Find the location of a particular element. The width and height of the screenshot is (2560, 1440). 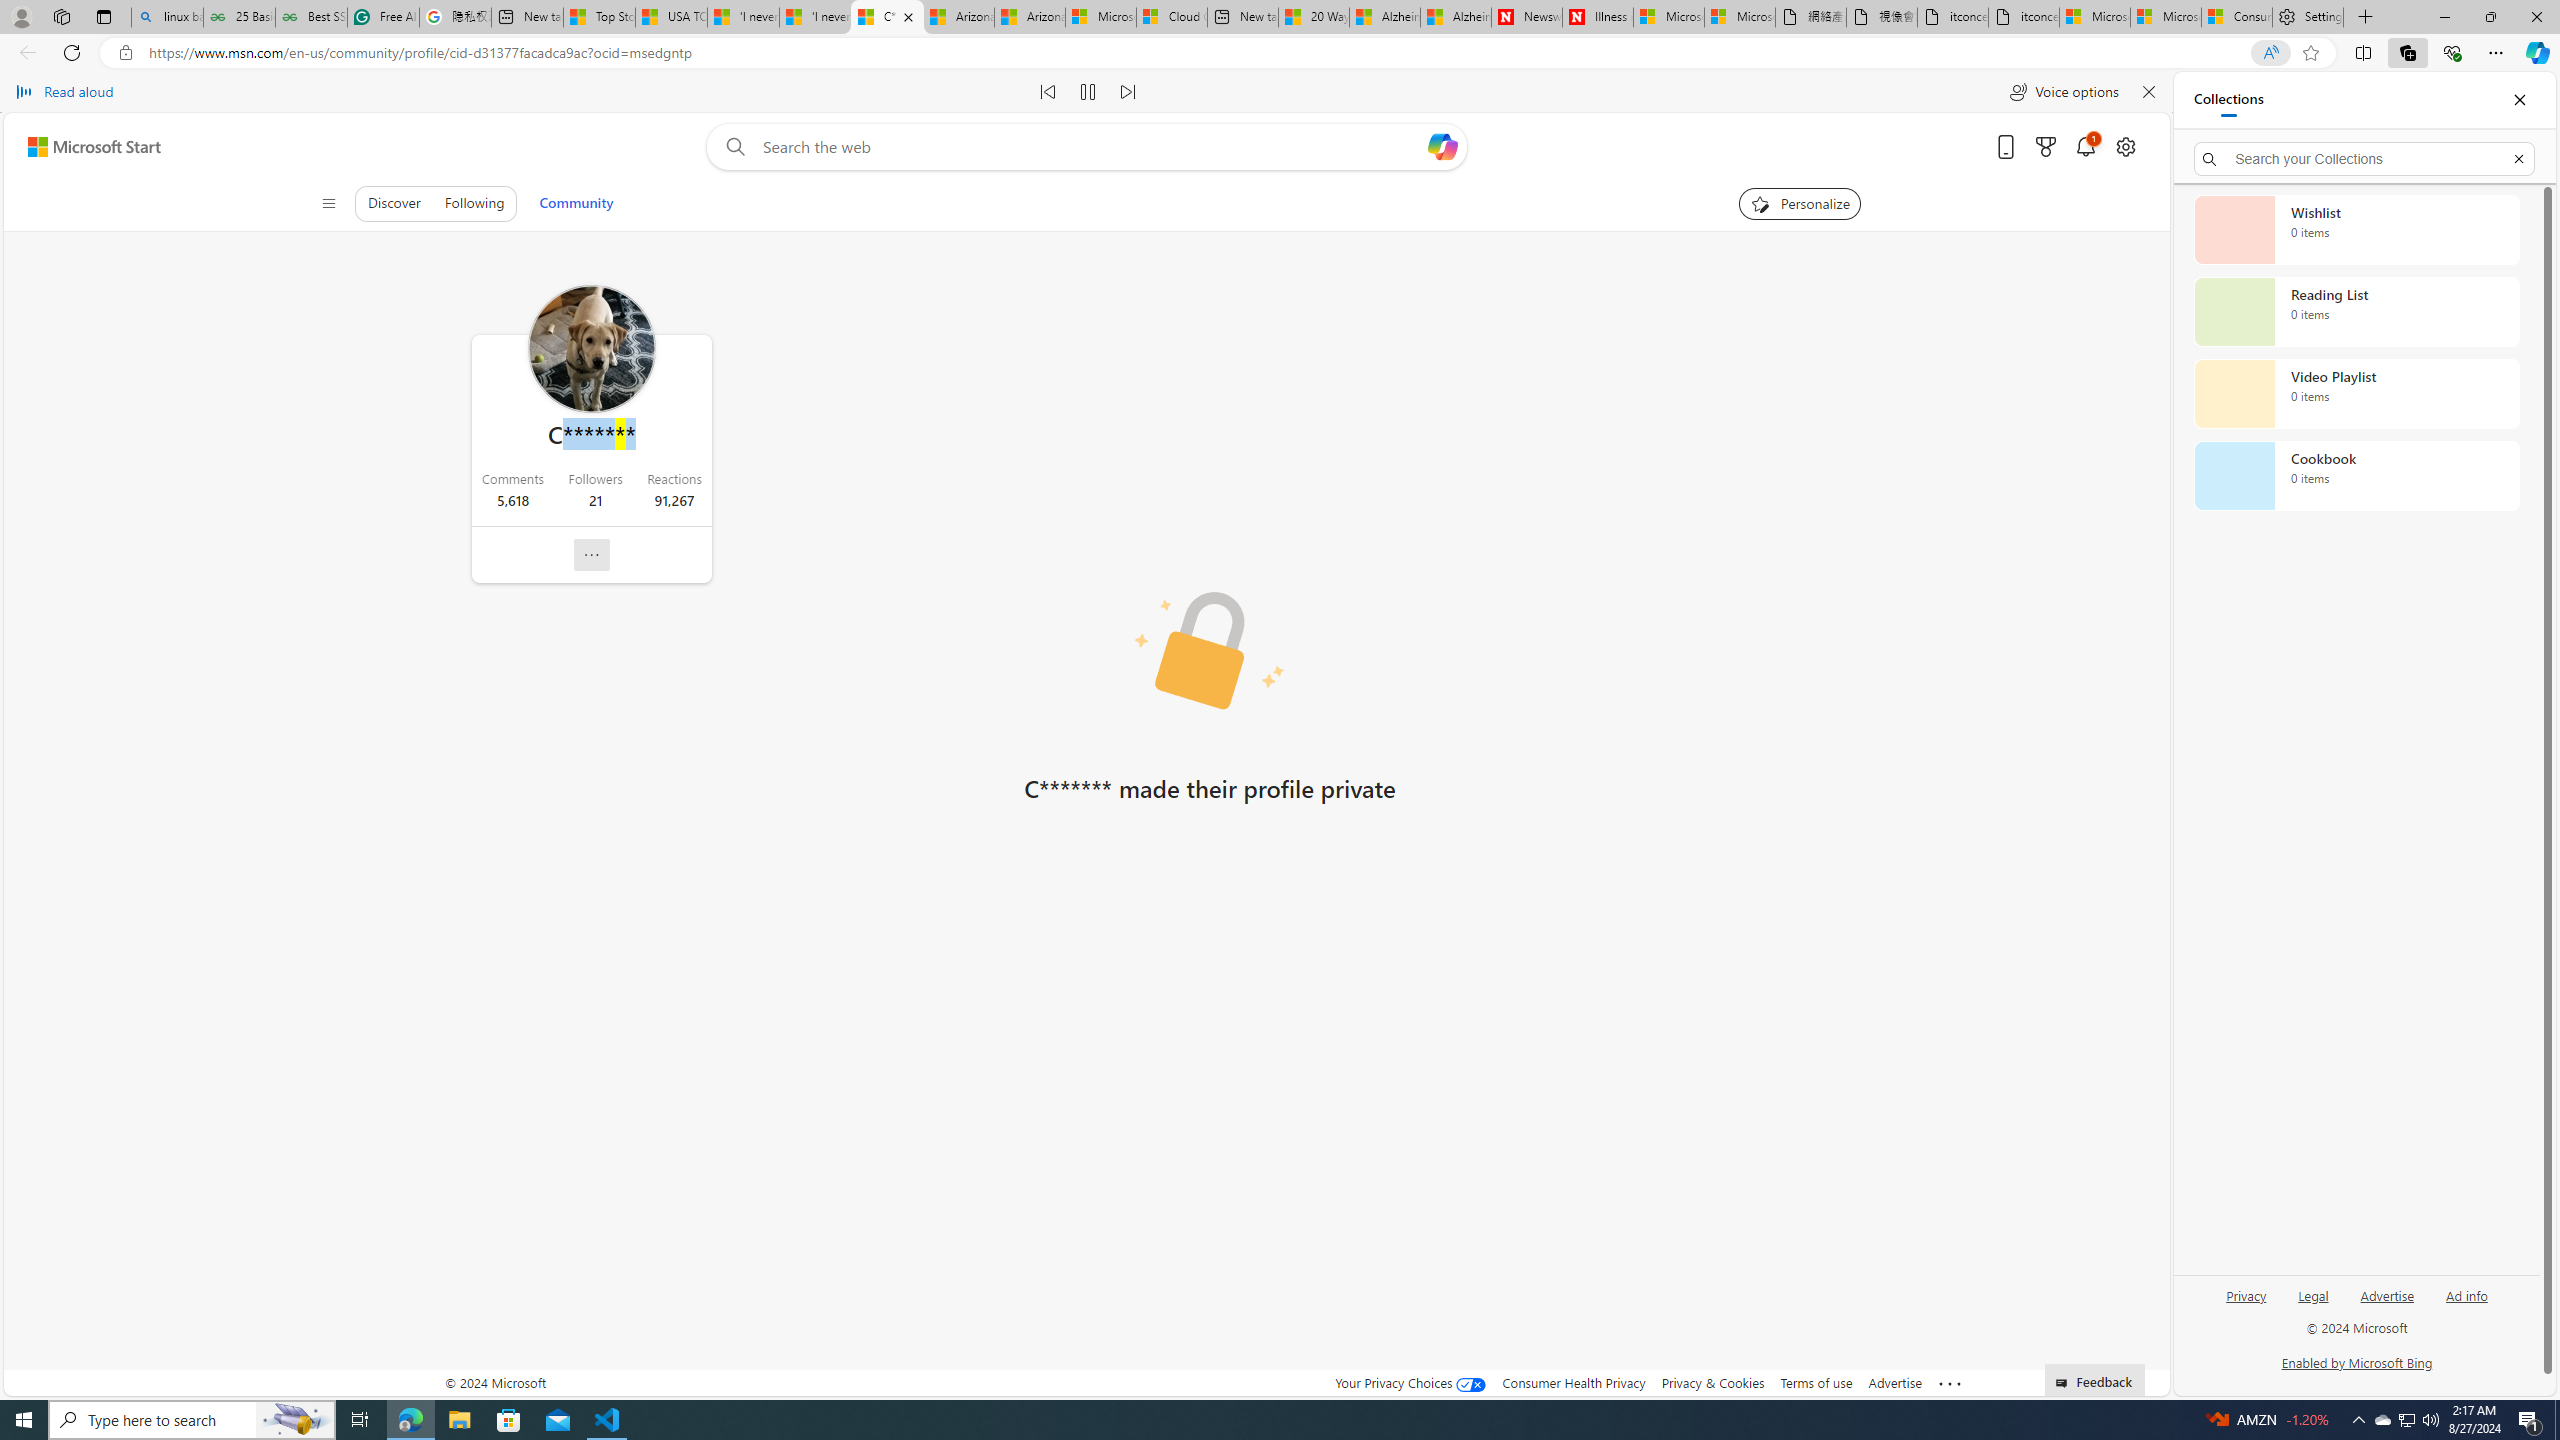

'itconcepthk.com/projector_solutions.mp4' is located at coordinates (2022, 16).